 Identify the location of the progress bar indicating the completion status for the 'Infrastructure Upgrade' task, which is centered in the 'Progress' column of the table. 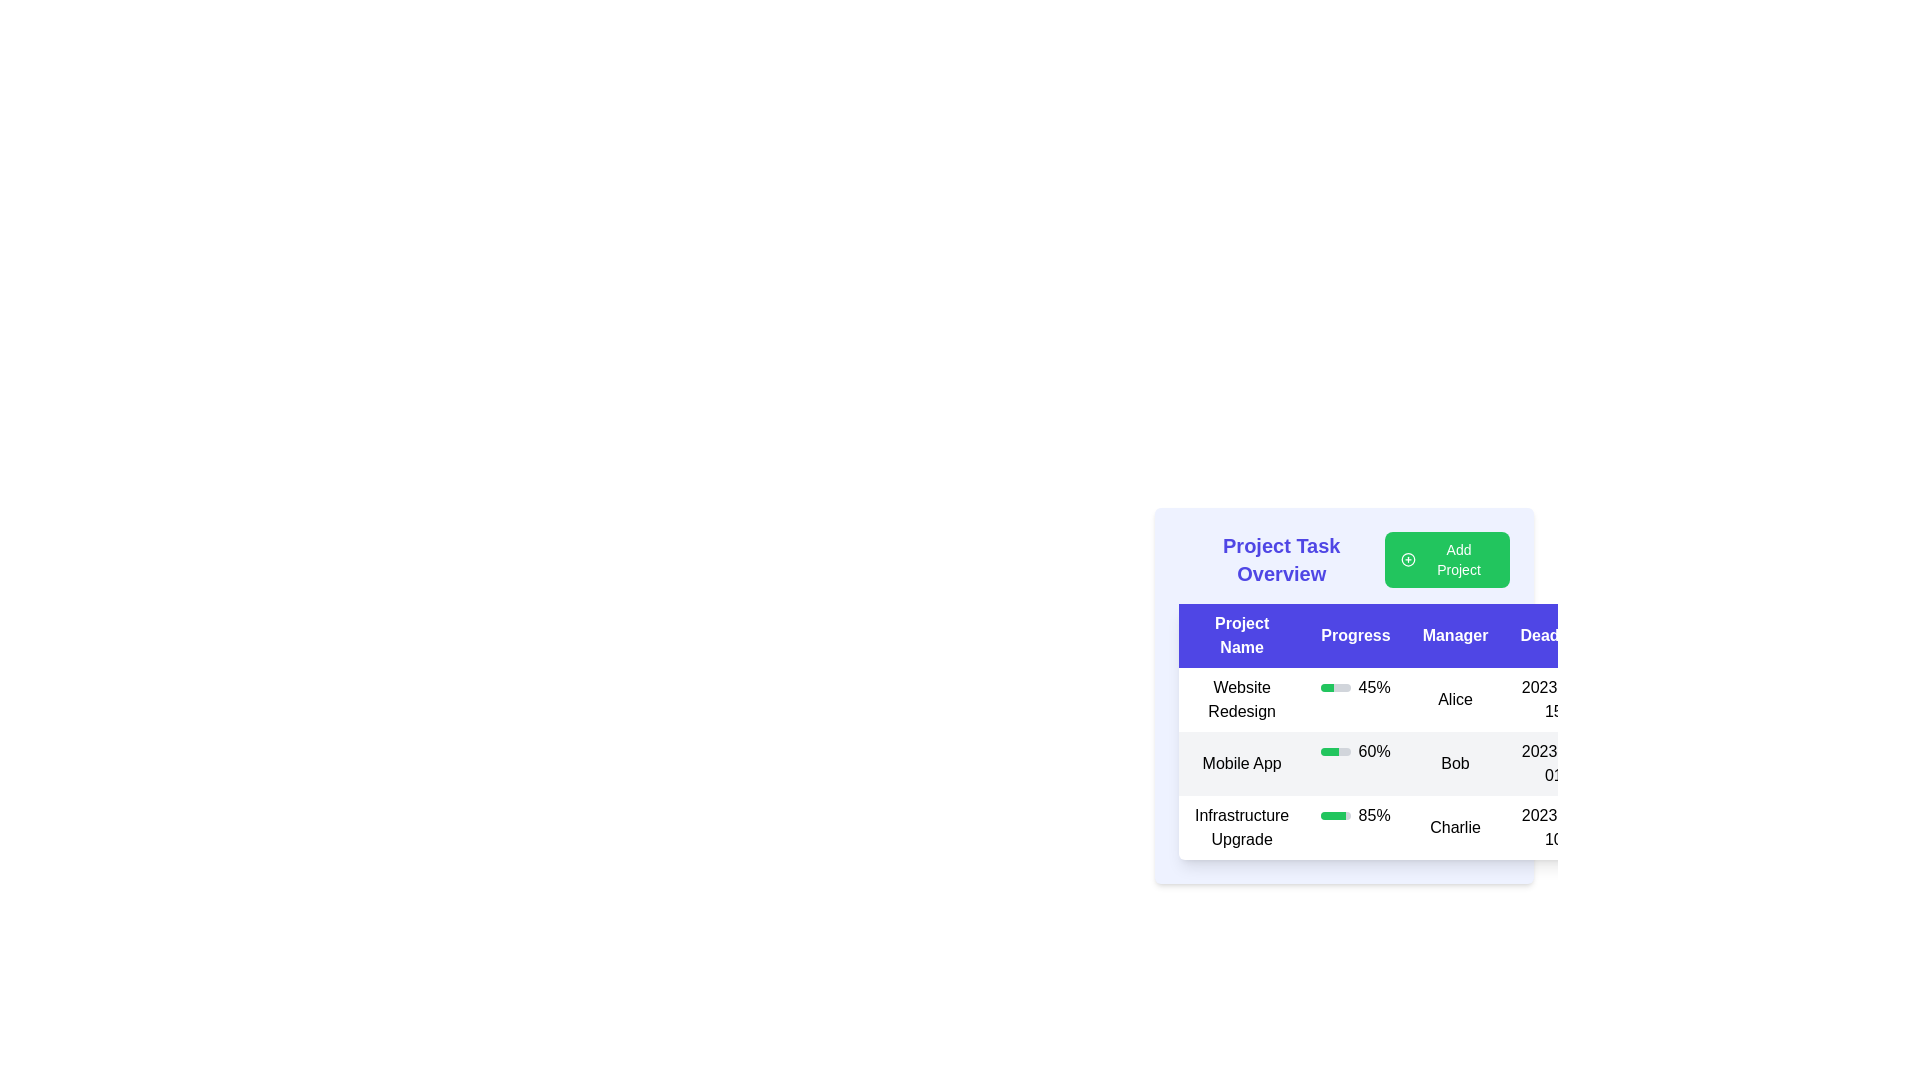
(1333, 816).